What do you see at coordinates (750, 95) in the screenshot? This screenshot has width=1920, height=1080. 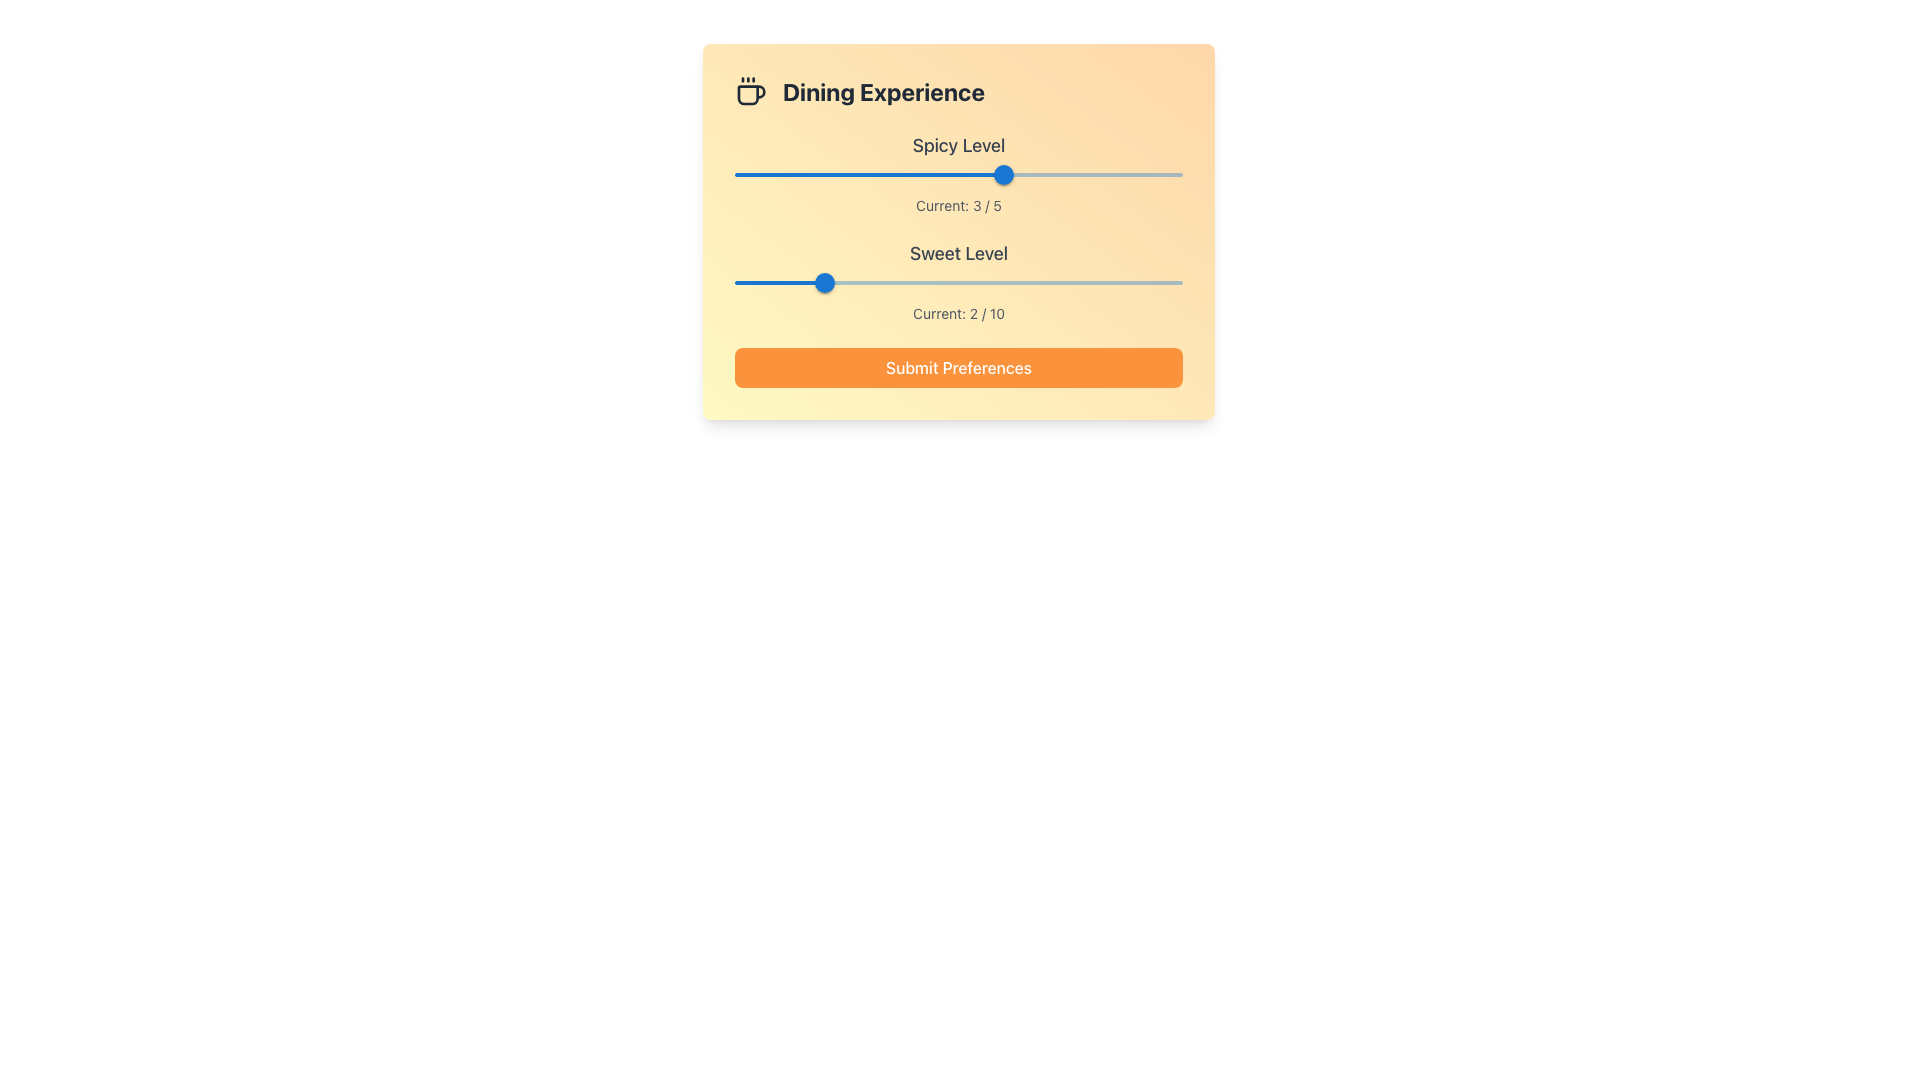 I see `the coffee cup icon located at the top left corner of the 'Dining Experience' card, which serves as a visual cue for dining or beverages` at bounding box center [750, 95].